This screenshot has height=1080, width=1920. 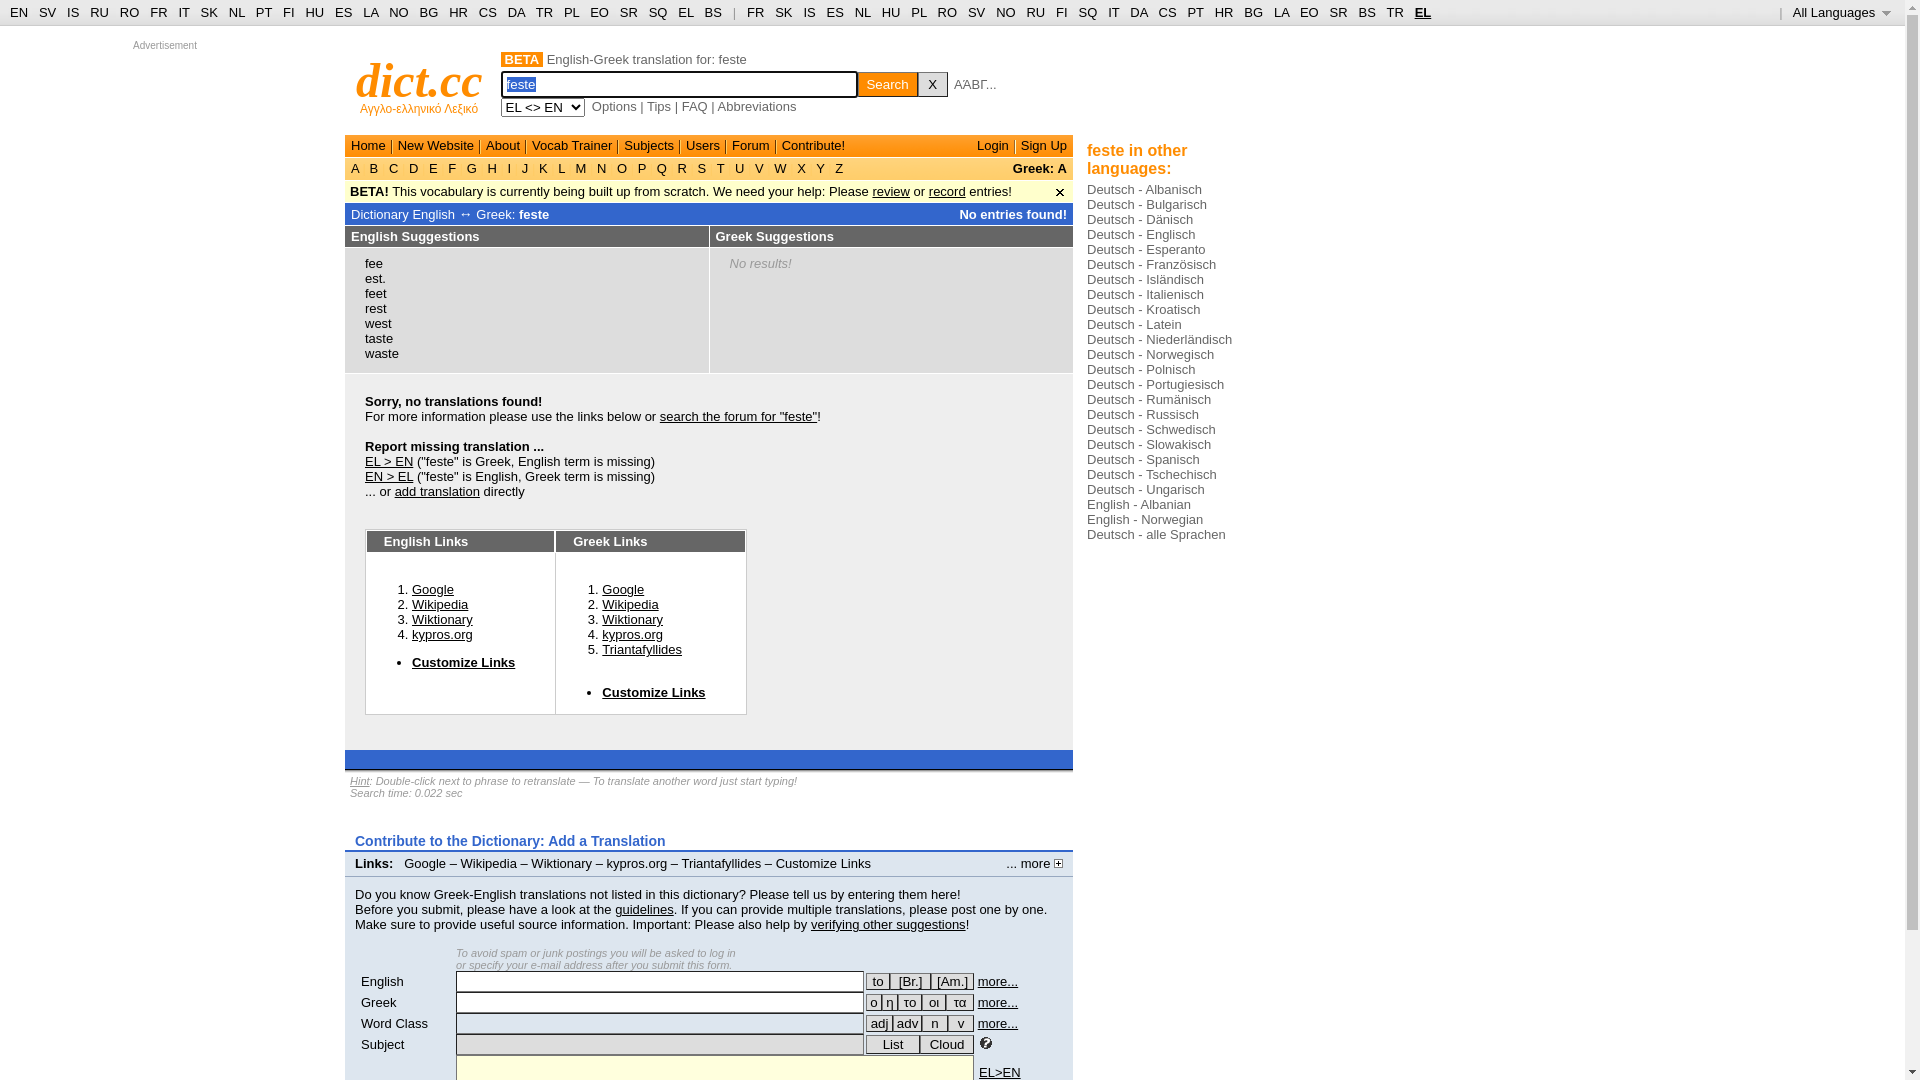 What do you see at coordinates (356, 167) in the screenshot?
I see `'A'` at bounding box center [356, 167].